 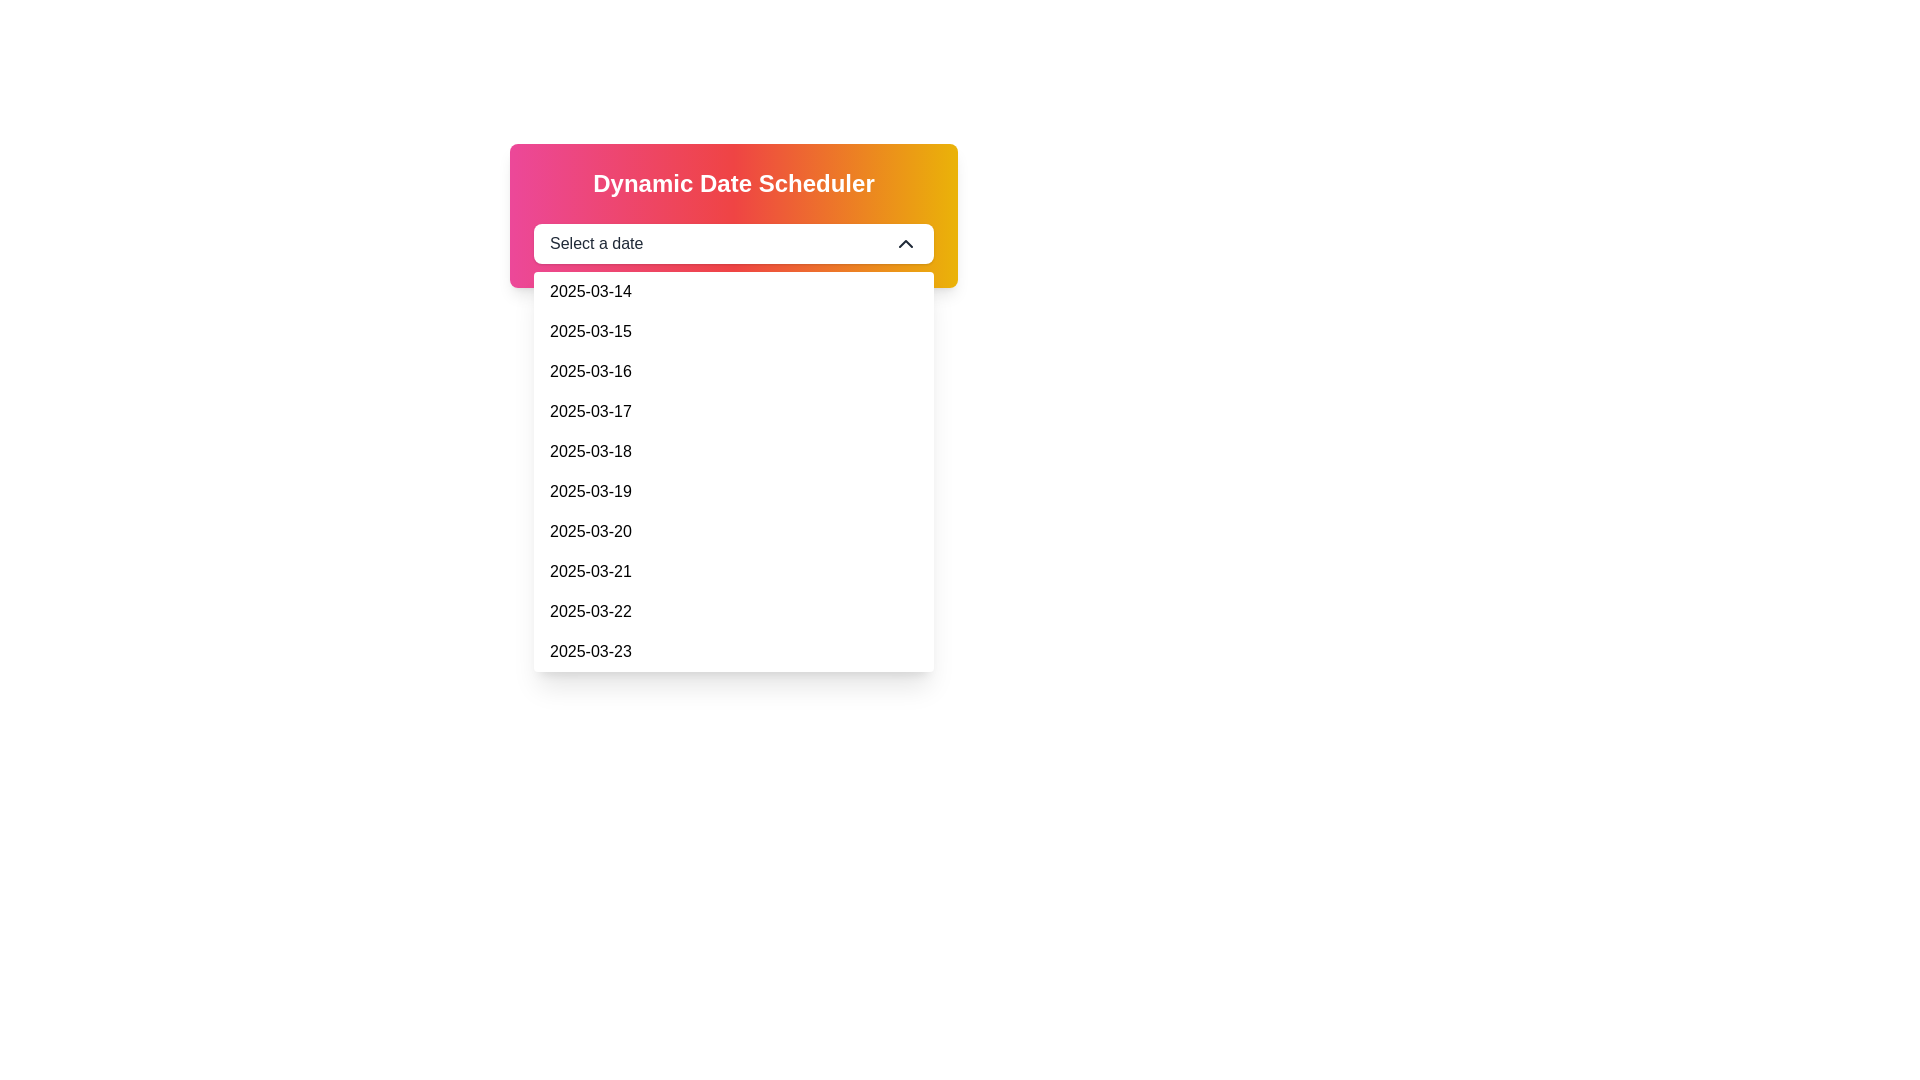 What do you see at coordinates (733, 371) in the screenshot?
I see `the dropdown menu option displaying '2025-03-16'` at bounding box center [733, 371].